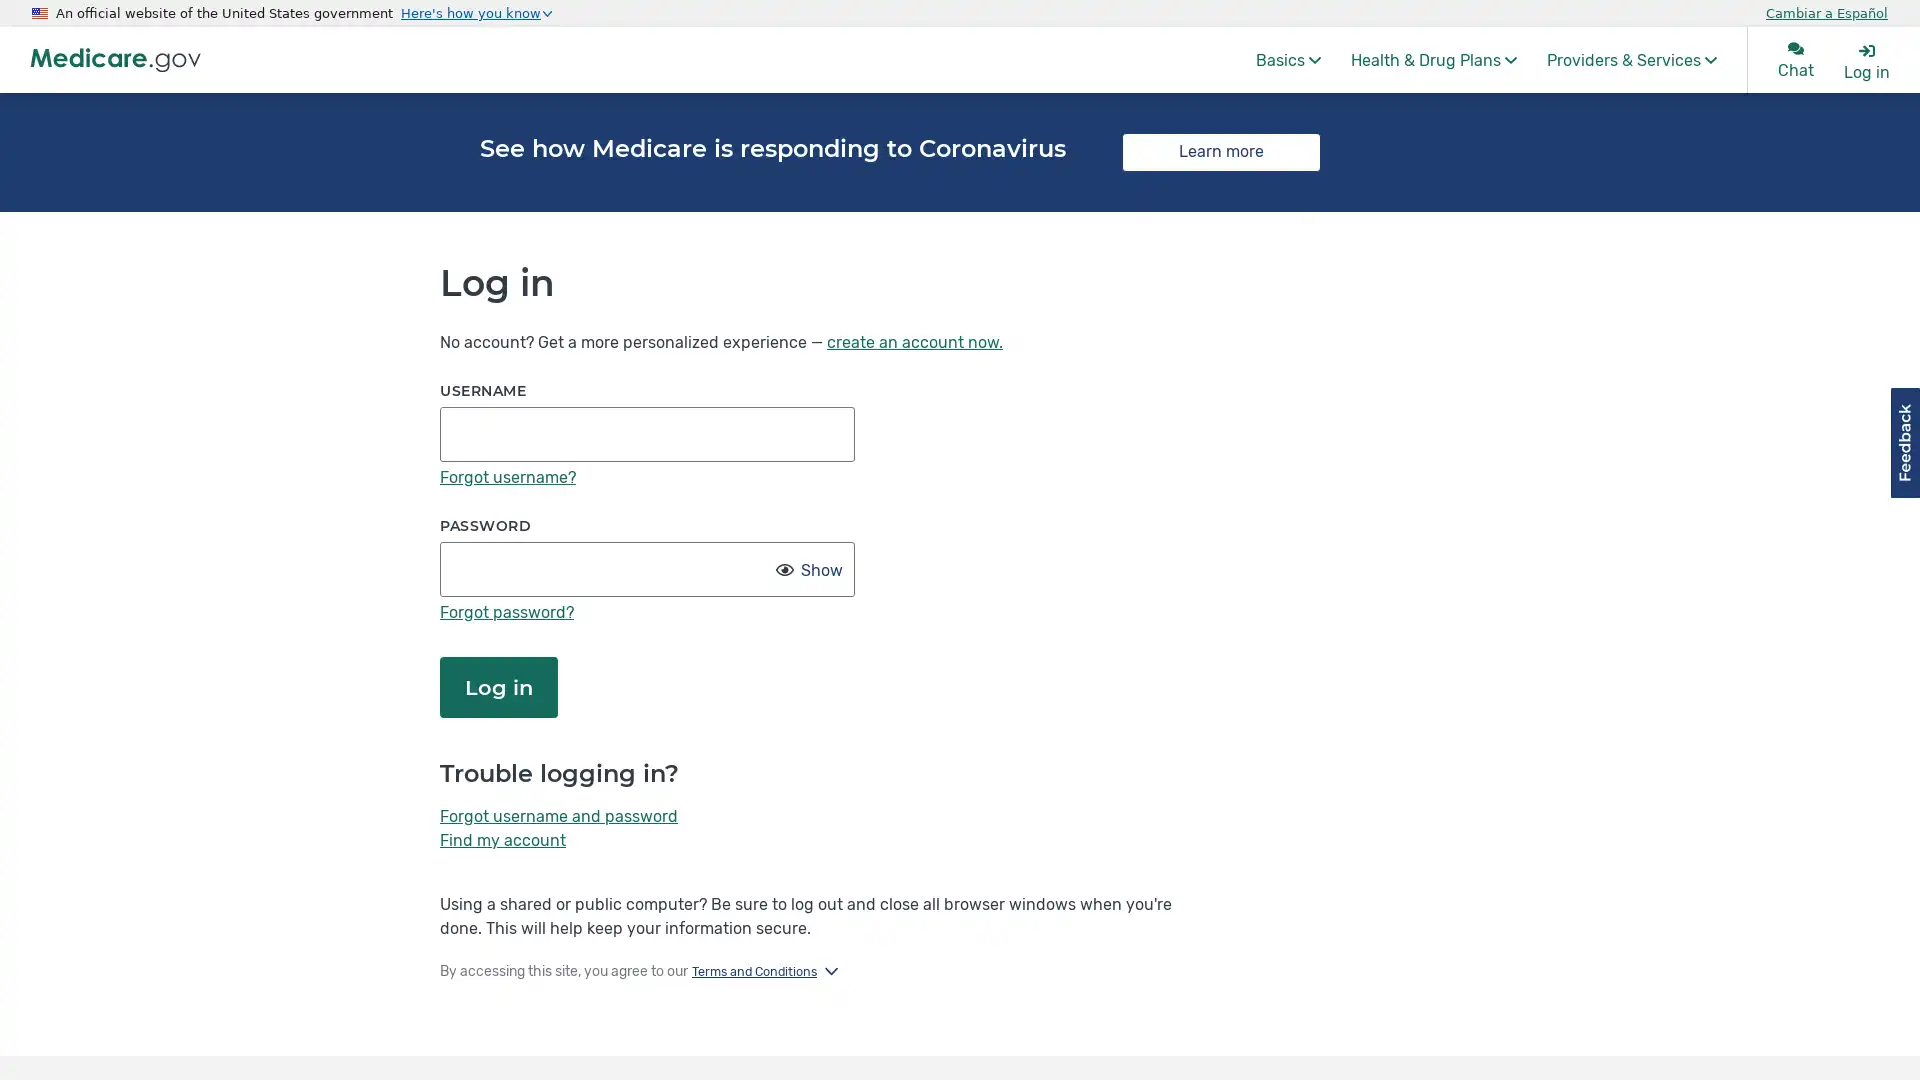 Image resolution: width=1920 pixels, height=1080 pixels. Describe the element at coordinates (1632, 59) in the screenshot. I see `Providers & Services` at that location.